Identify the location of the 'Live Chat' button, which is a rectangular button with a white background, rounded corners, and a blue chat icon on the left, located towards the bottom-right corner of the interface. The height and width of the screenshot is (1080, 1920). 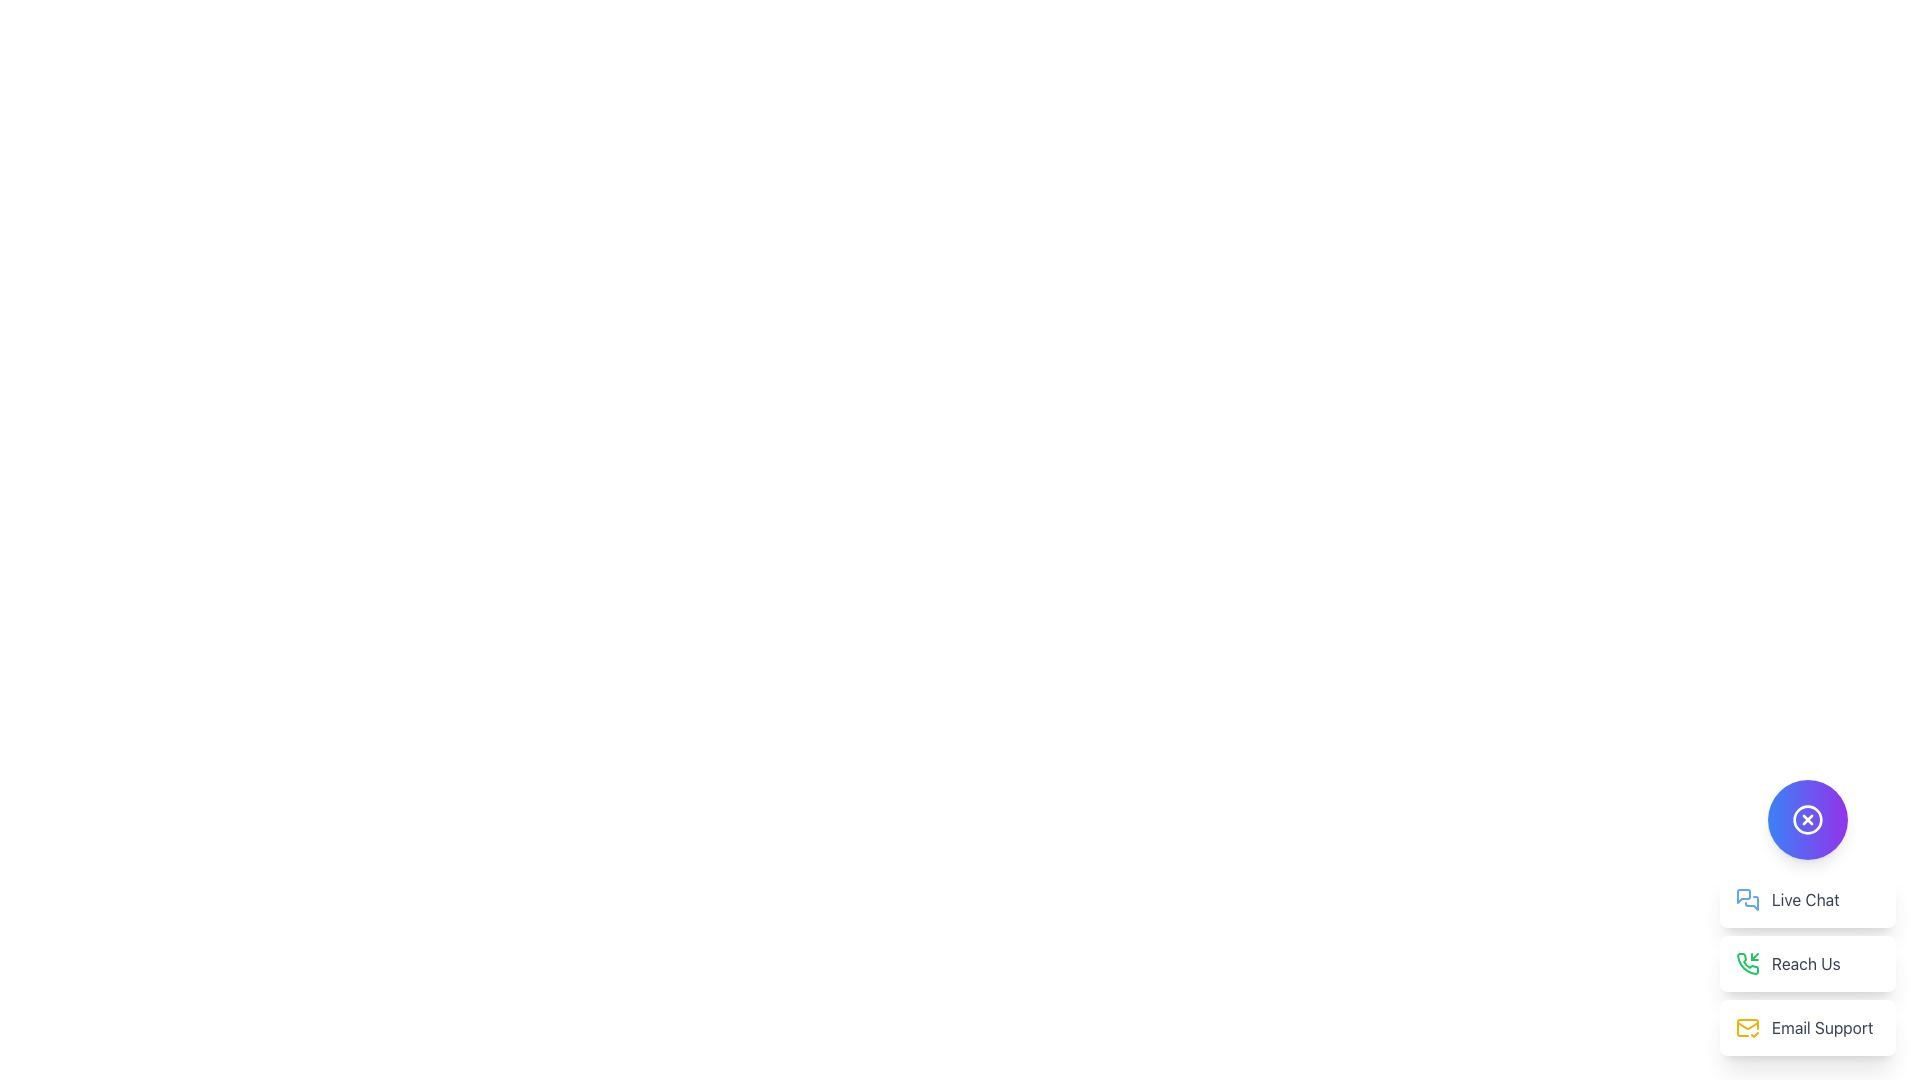
(1808, 898).